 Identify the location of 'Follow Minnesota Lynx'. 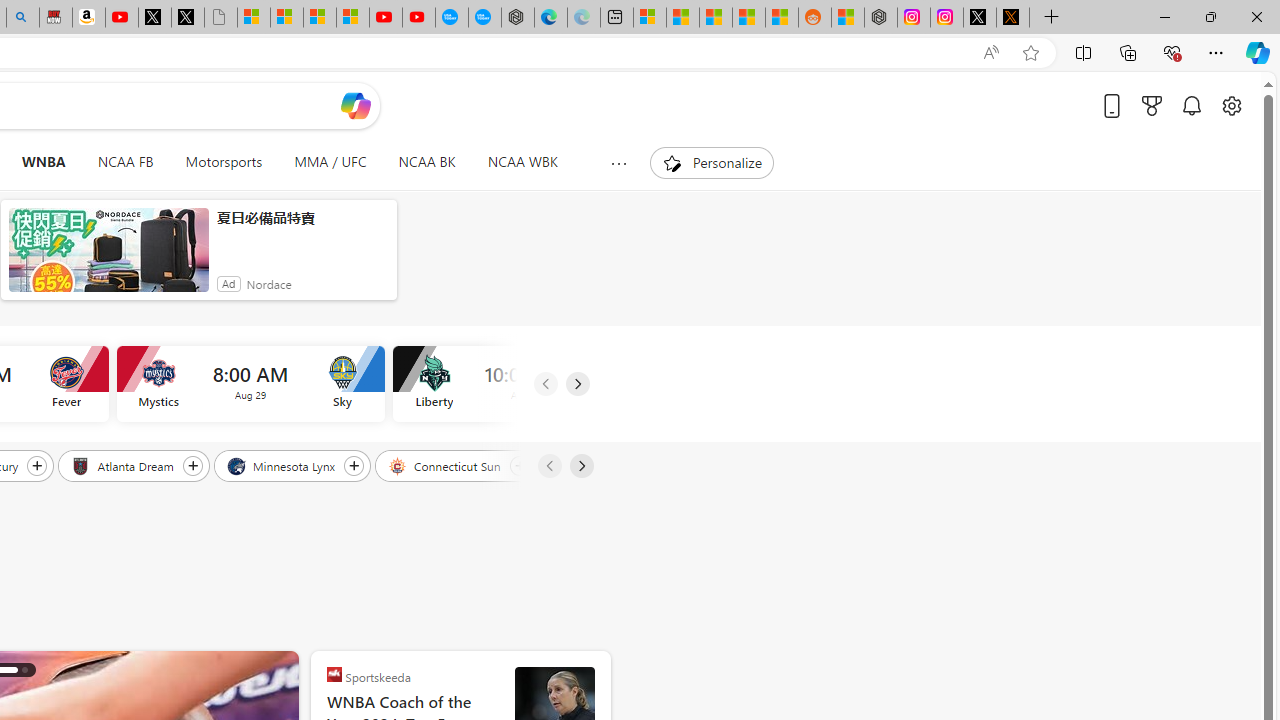
(354, 465).